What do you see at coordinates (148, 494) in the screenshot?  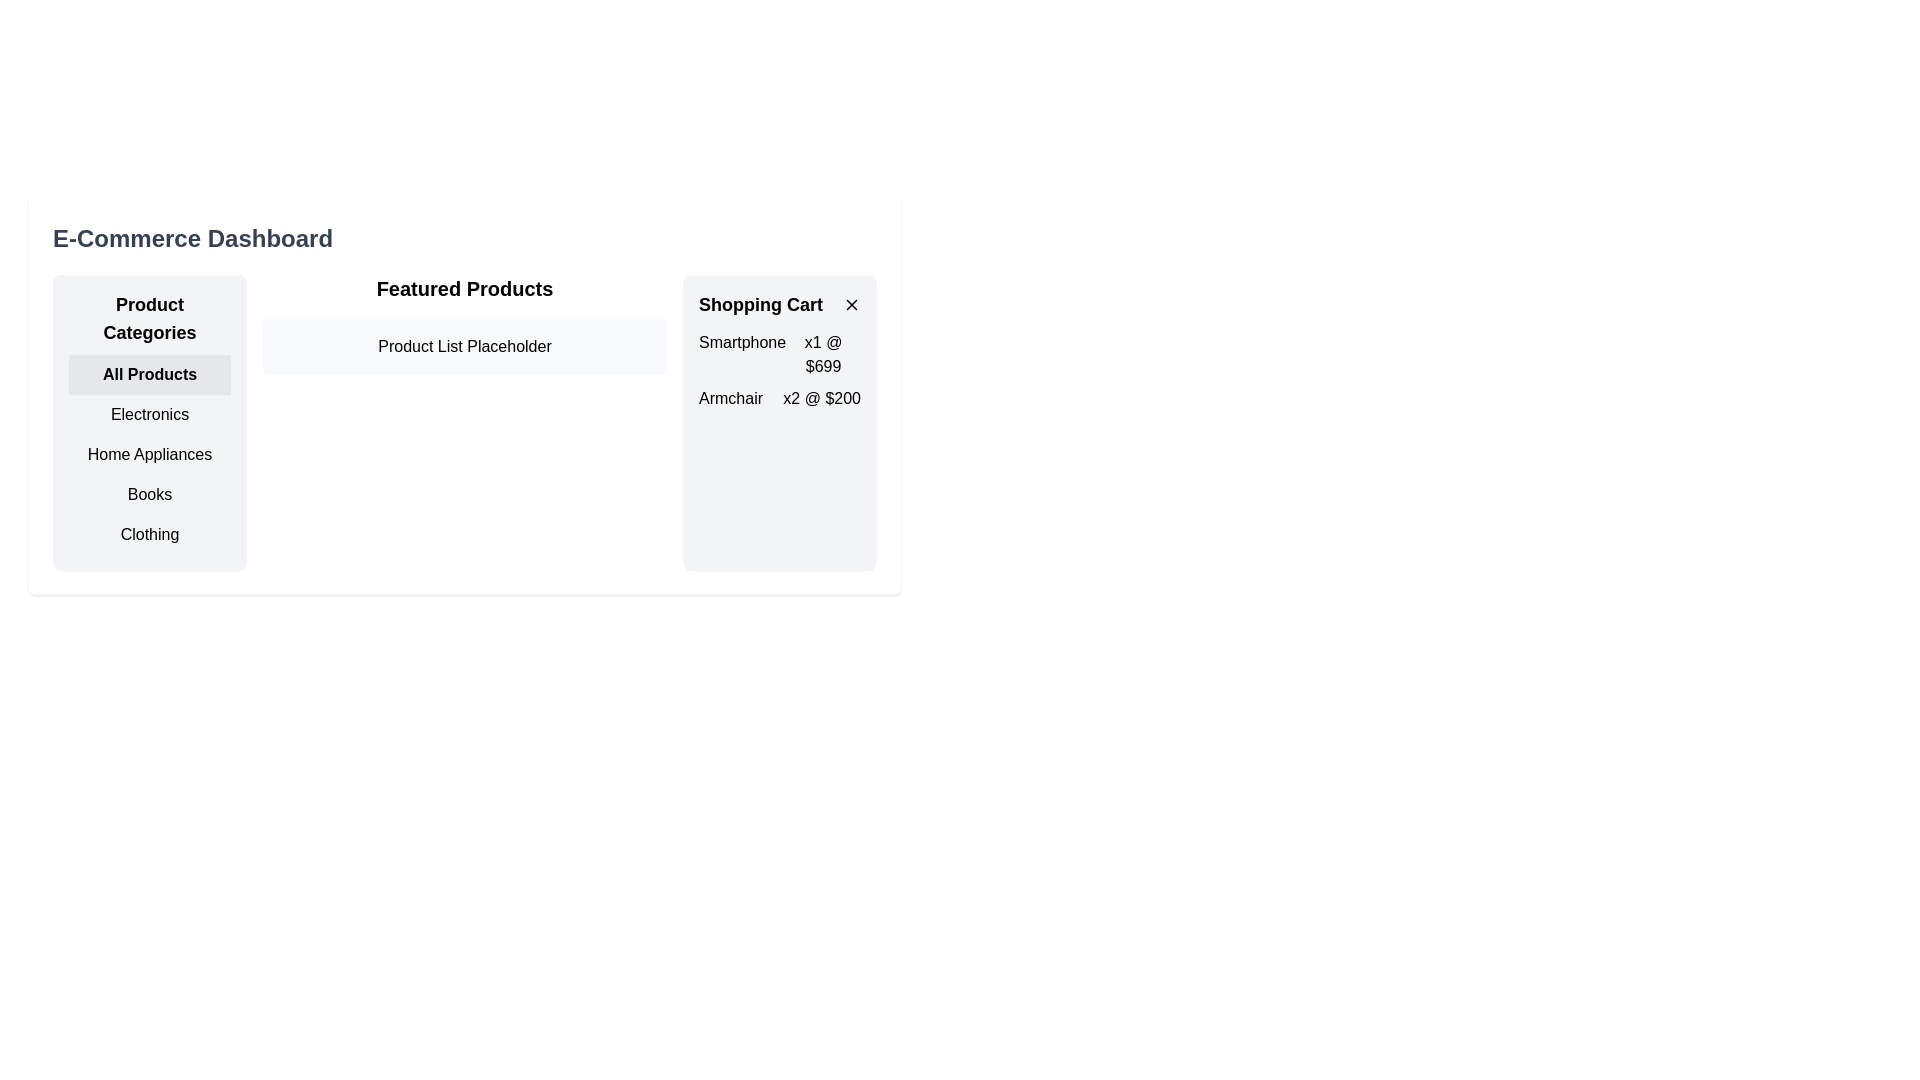 I see `the 'Books' button located in the 'Product Categories' sidebar` at bounding box center [148, 494].